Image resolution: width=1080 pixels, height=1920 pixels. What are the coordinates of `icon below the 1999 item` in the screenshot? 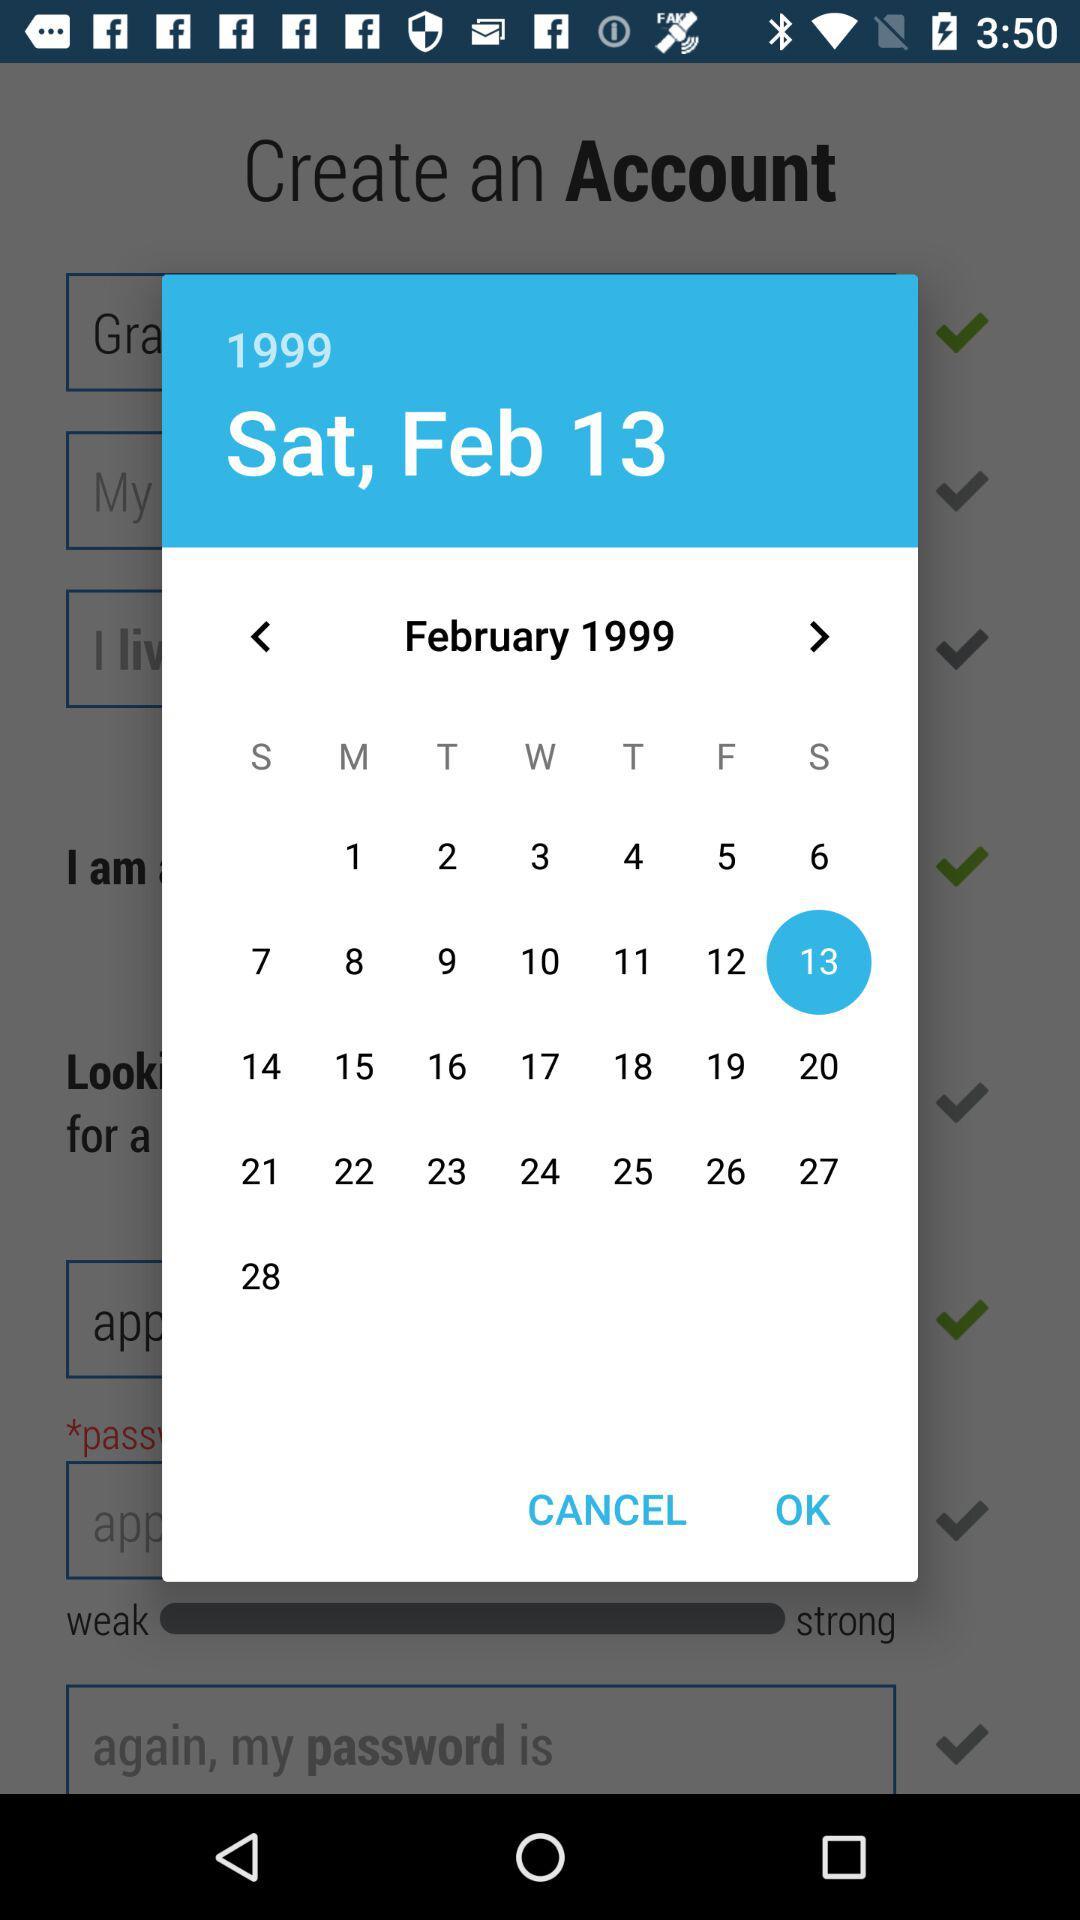 It's located at (446, 439).